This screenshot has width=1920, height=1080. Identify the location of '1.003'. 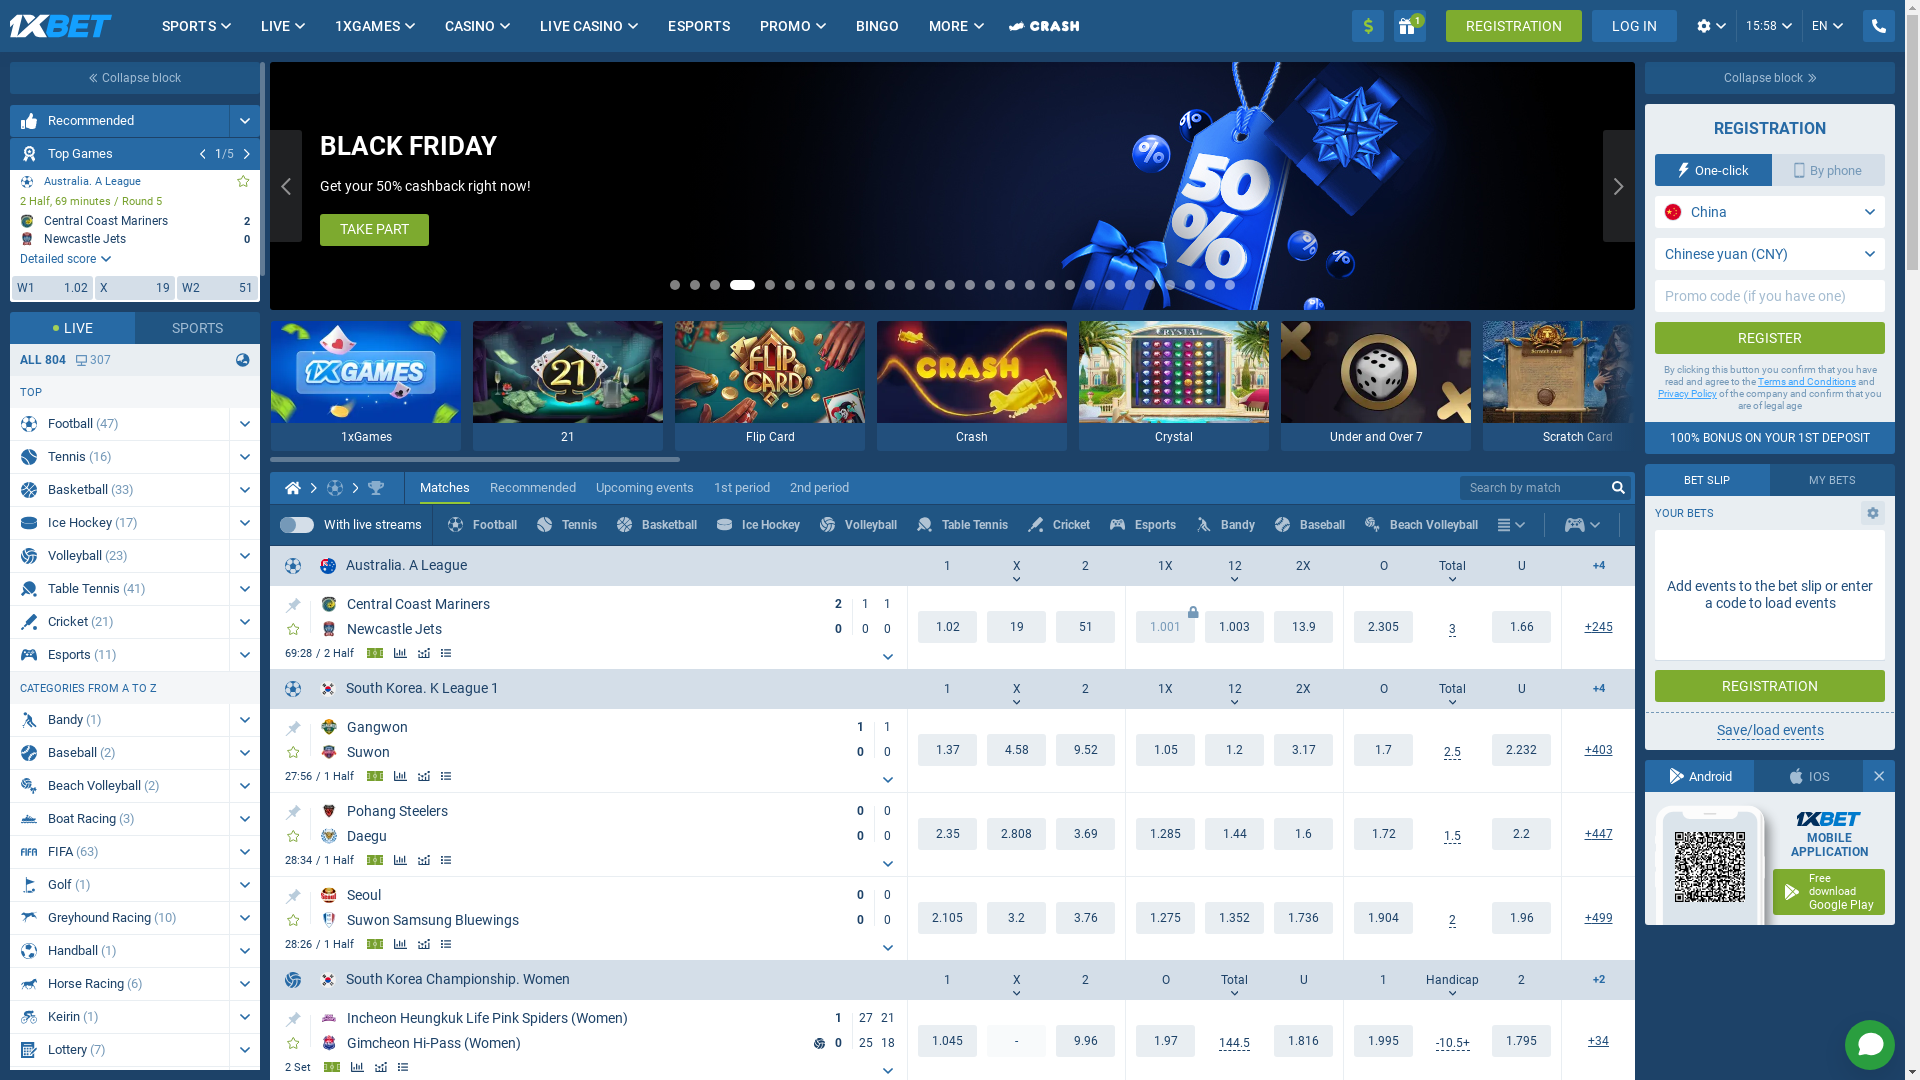
(1233, 626).